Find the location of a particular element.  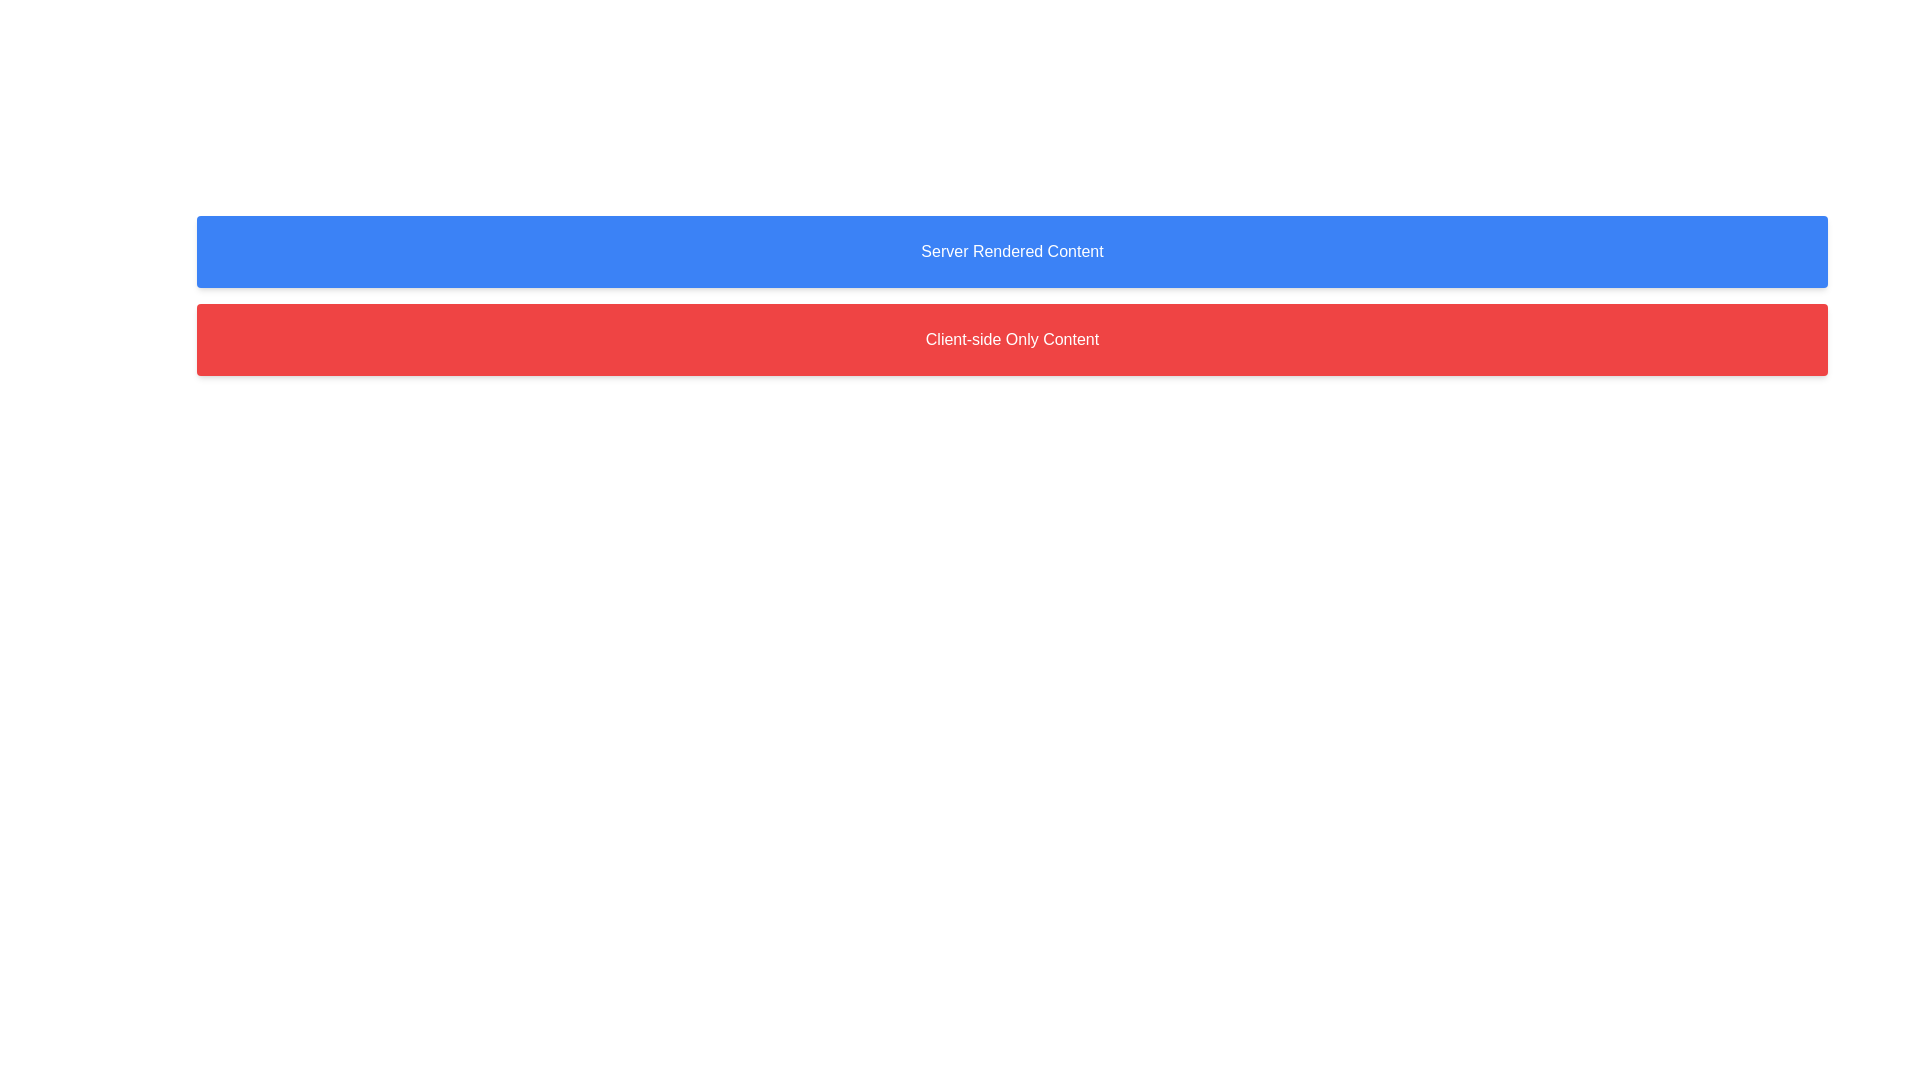

the static text block labeled 'Client-side Only Content' with a red background and white text is located at coordinates (1012, 338).